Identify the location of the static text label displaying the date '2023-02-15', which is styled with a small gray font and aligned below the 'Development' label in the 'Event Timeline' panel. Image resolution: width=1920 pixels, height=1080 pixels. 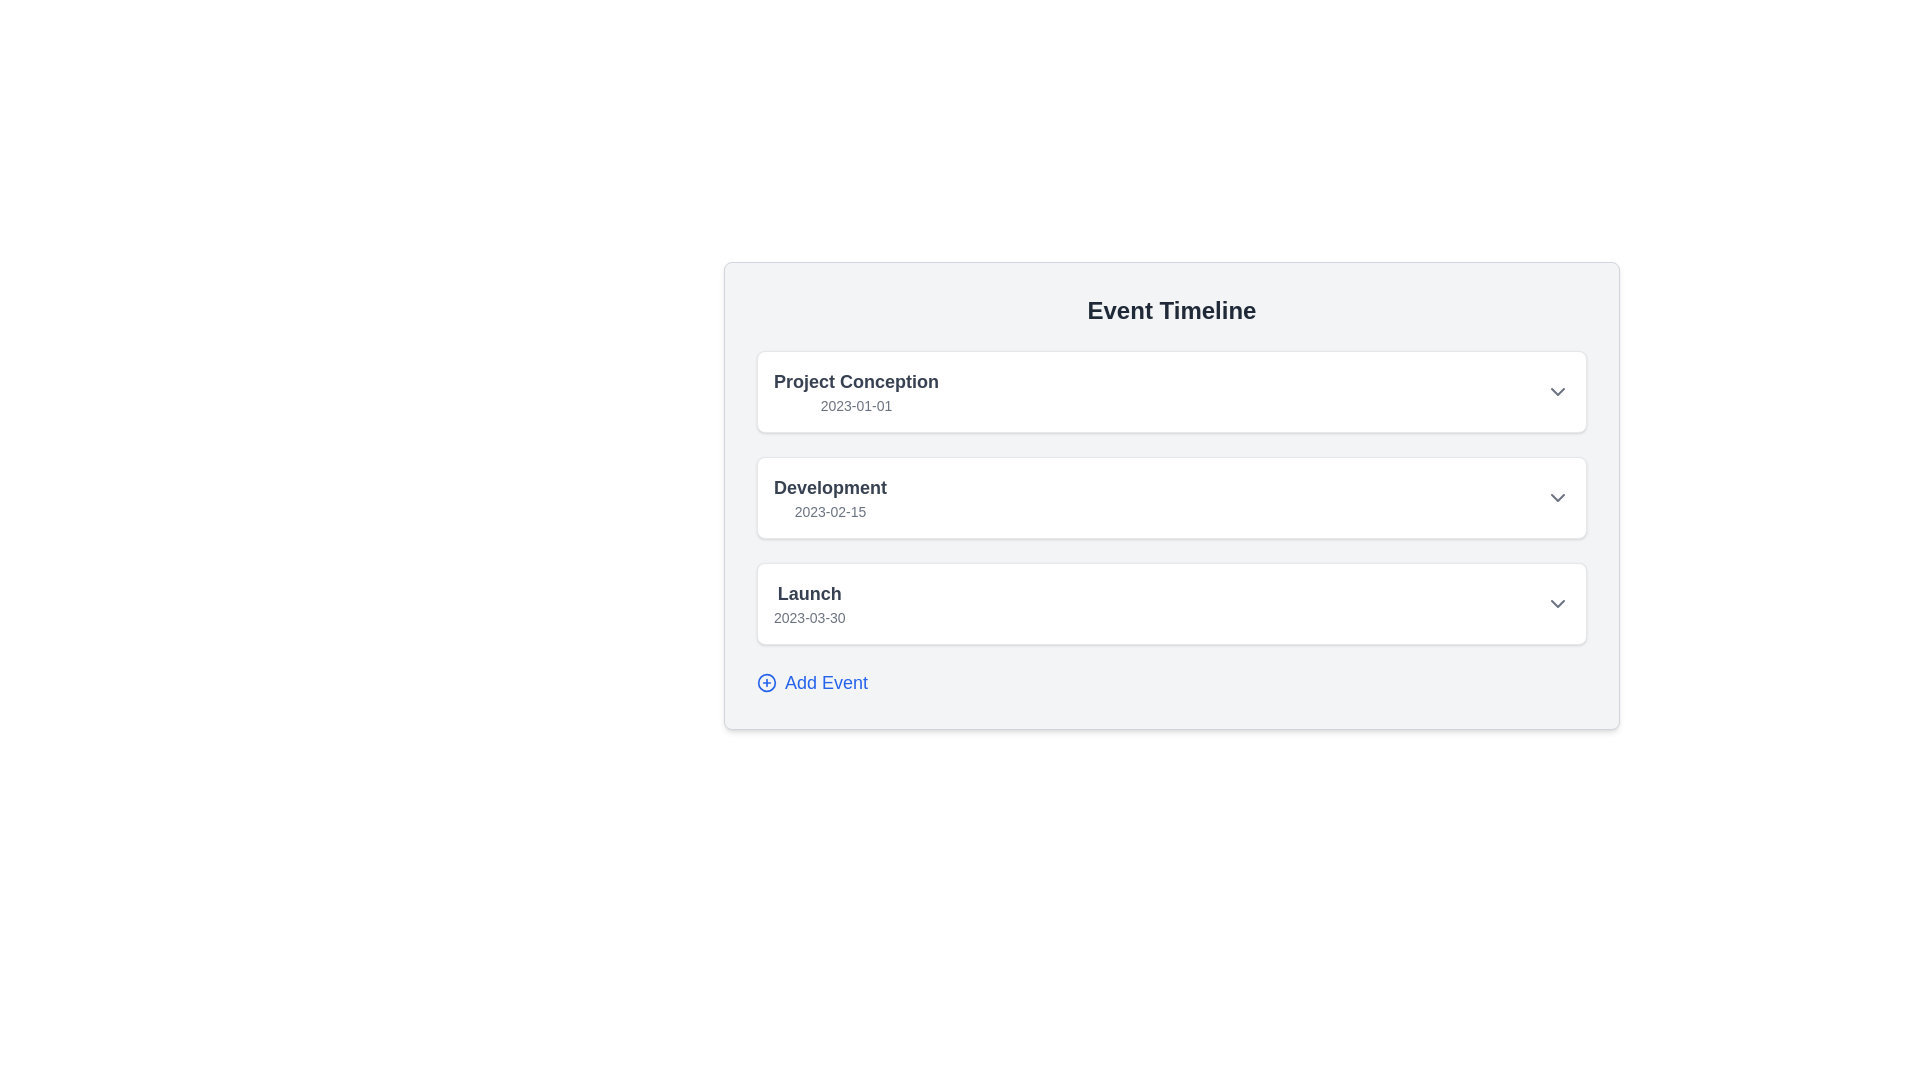
(830, 511).